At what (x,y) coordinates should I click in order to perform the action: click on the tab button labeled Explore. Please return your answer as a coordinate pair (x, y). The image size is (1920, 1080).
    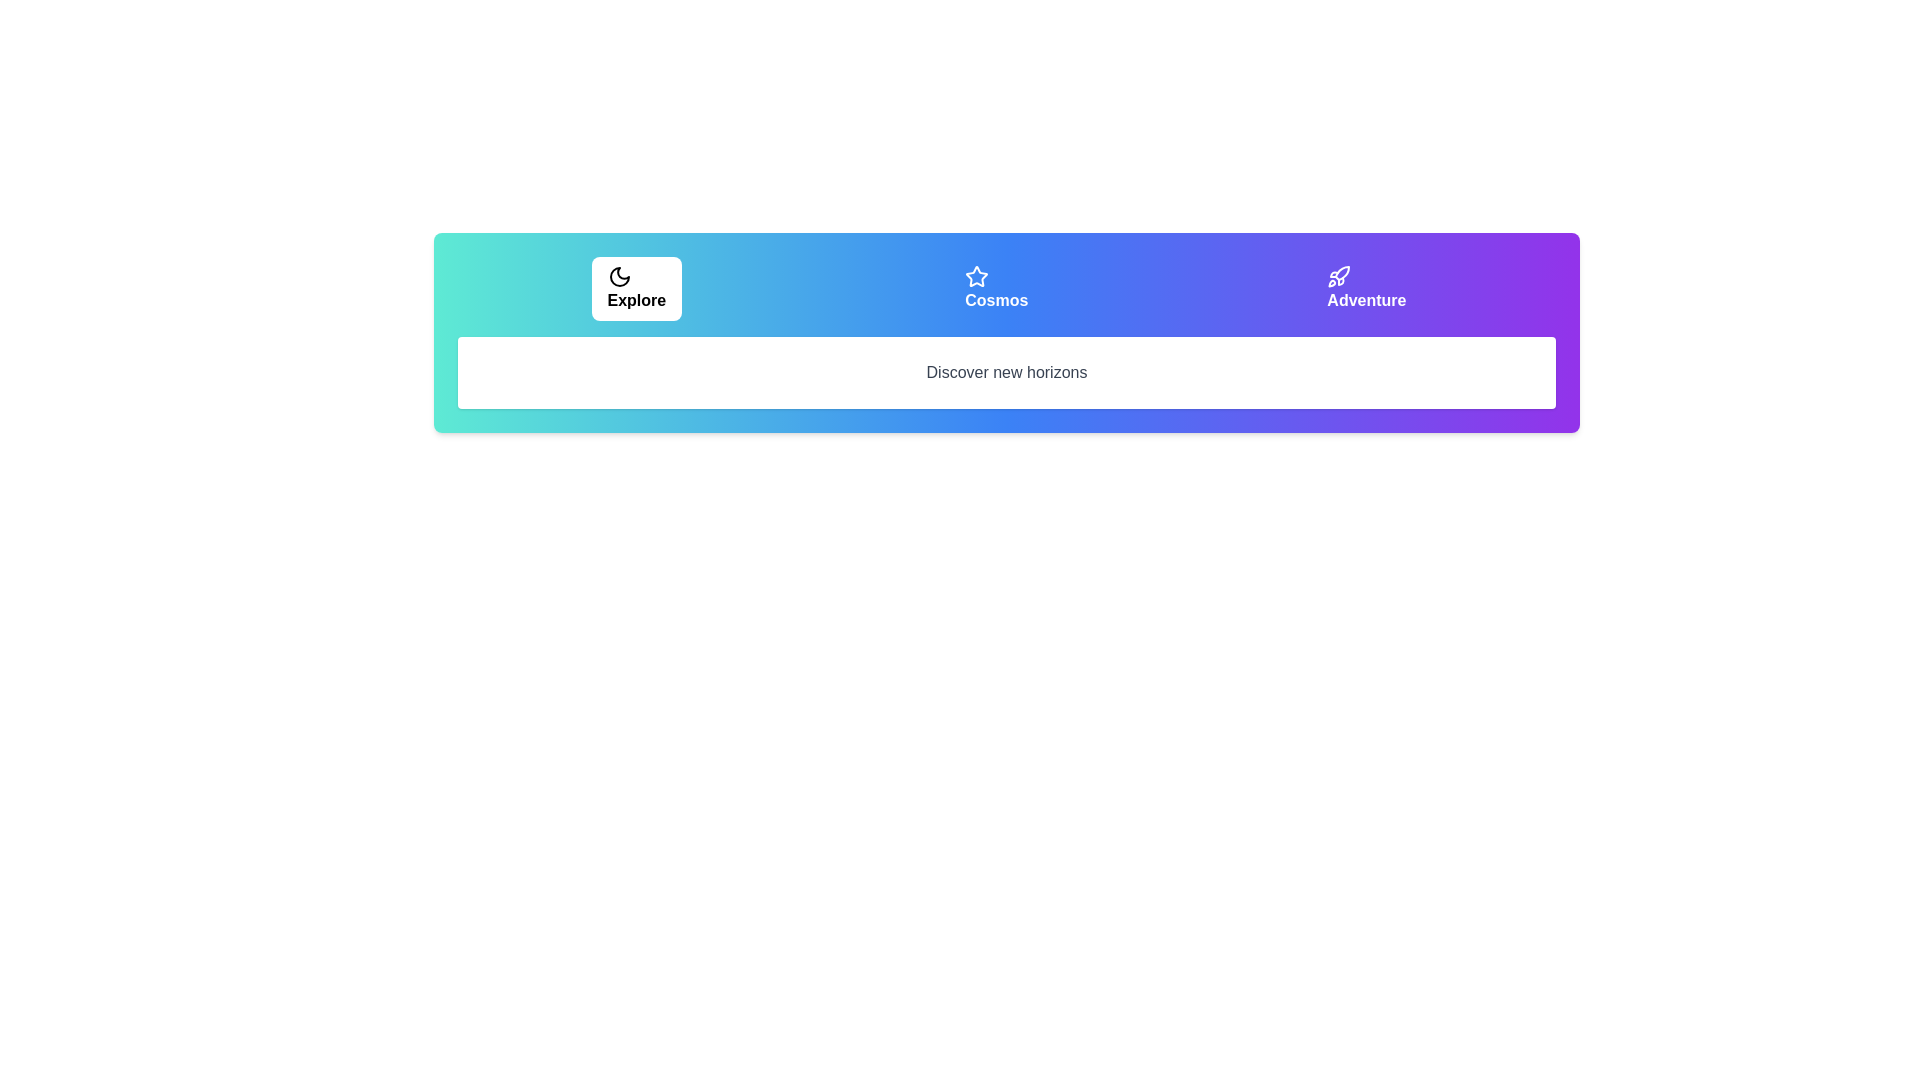
    Looking at the image, I should click on (635, 289).